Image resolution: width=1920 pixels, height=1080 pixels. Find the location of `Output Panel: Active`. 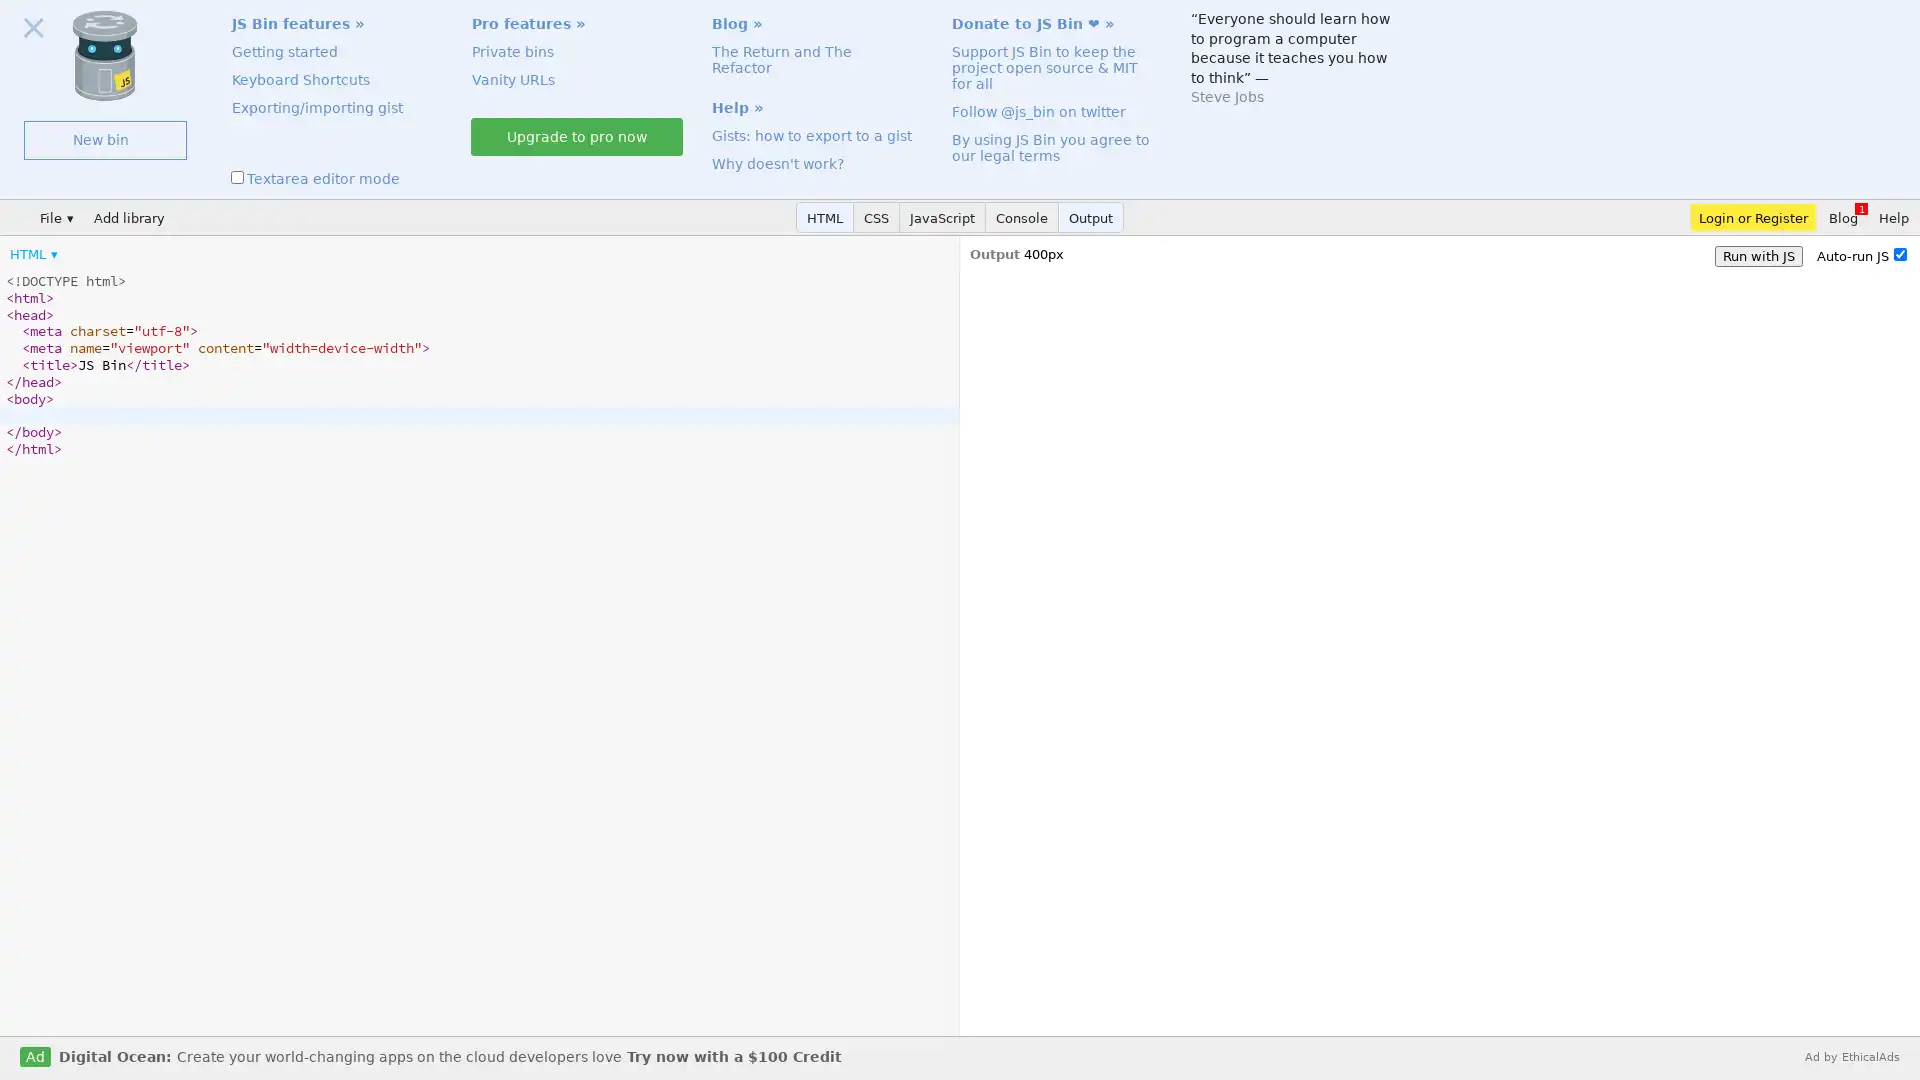

Output Panel: Active is located at coordinates (1090, 217).